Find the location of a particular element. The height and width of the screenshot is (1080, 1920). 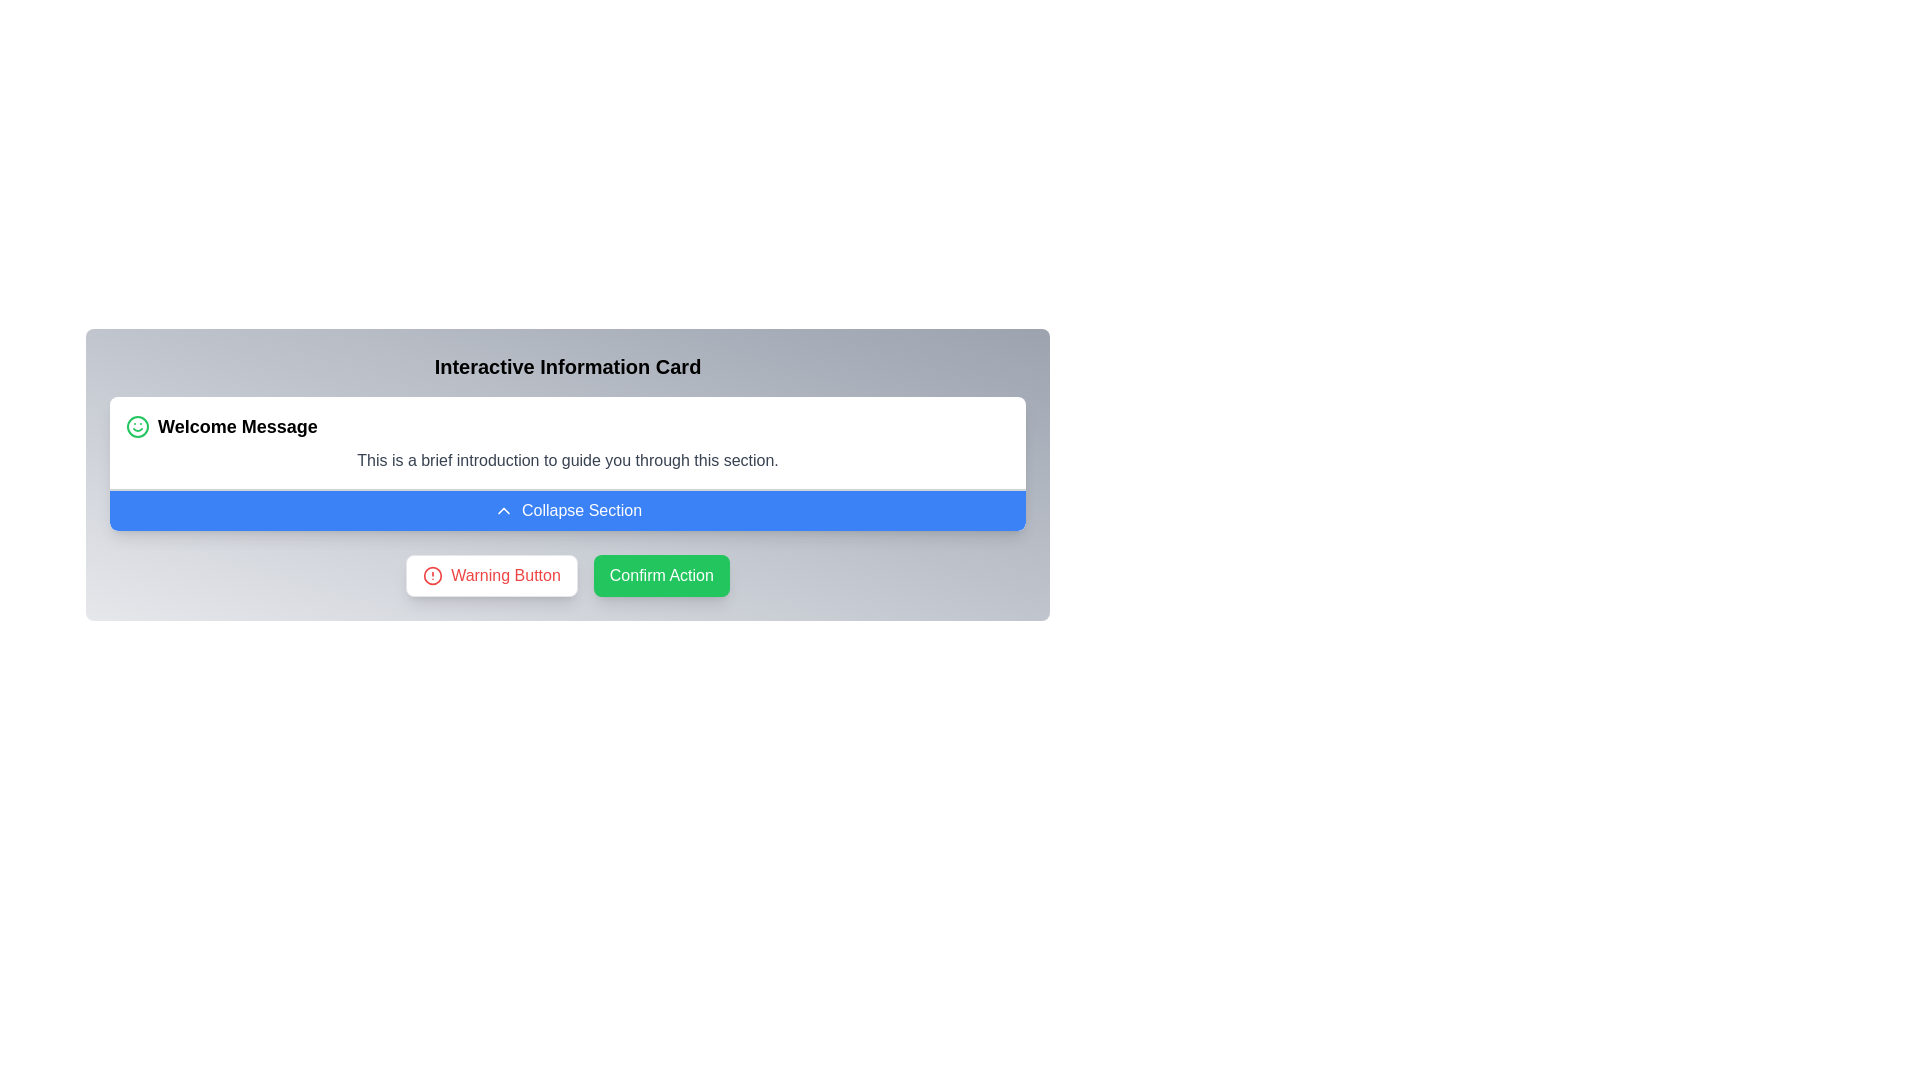

the header message text element that welcomes the user, located in the top-left region of the content card is located at coordinates (237, 426).